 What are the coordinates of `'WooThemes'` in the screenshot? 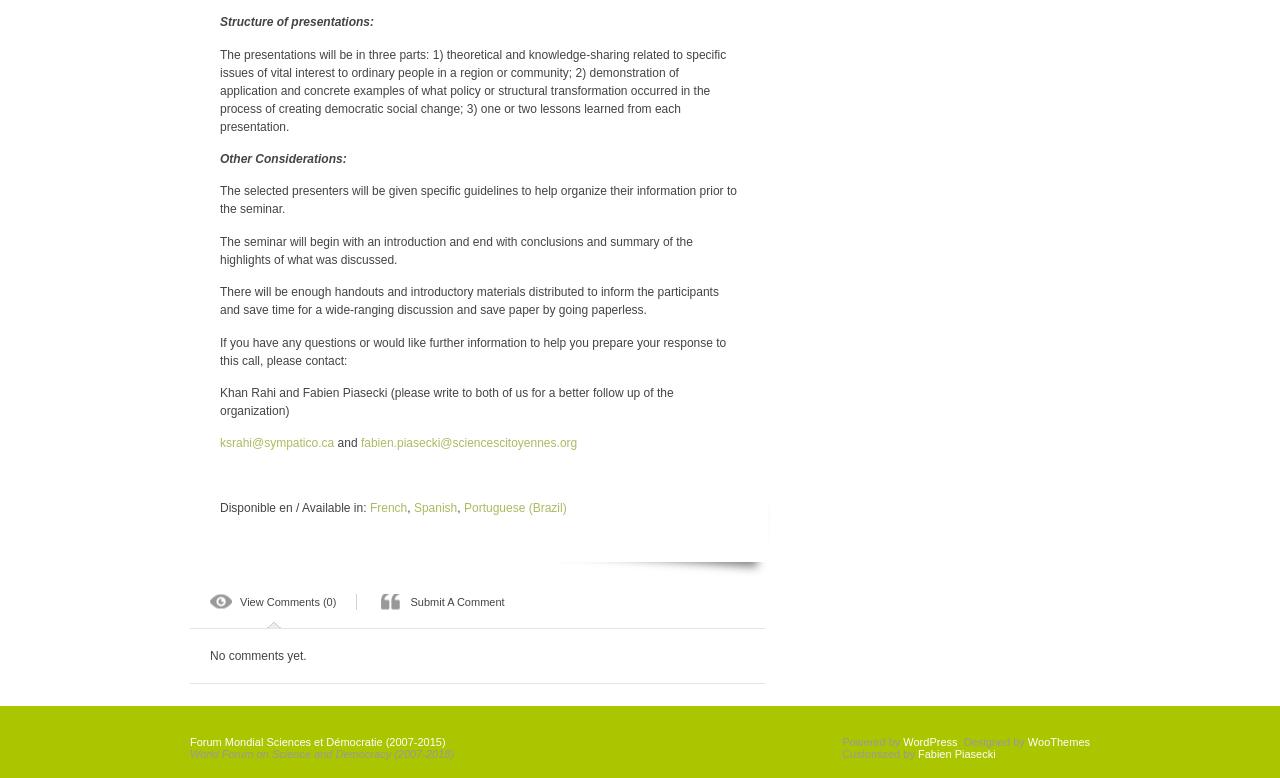 It's located at (1057, 739).